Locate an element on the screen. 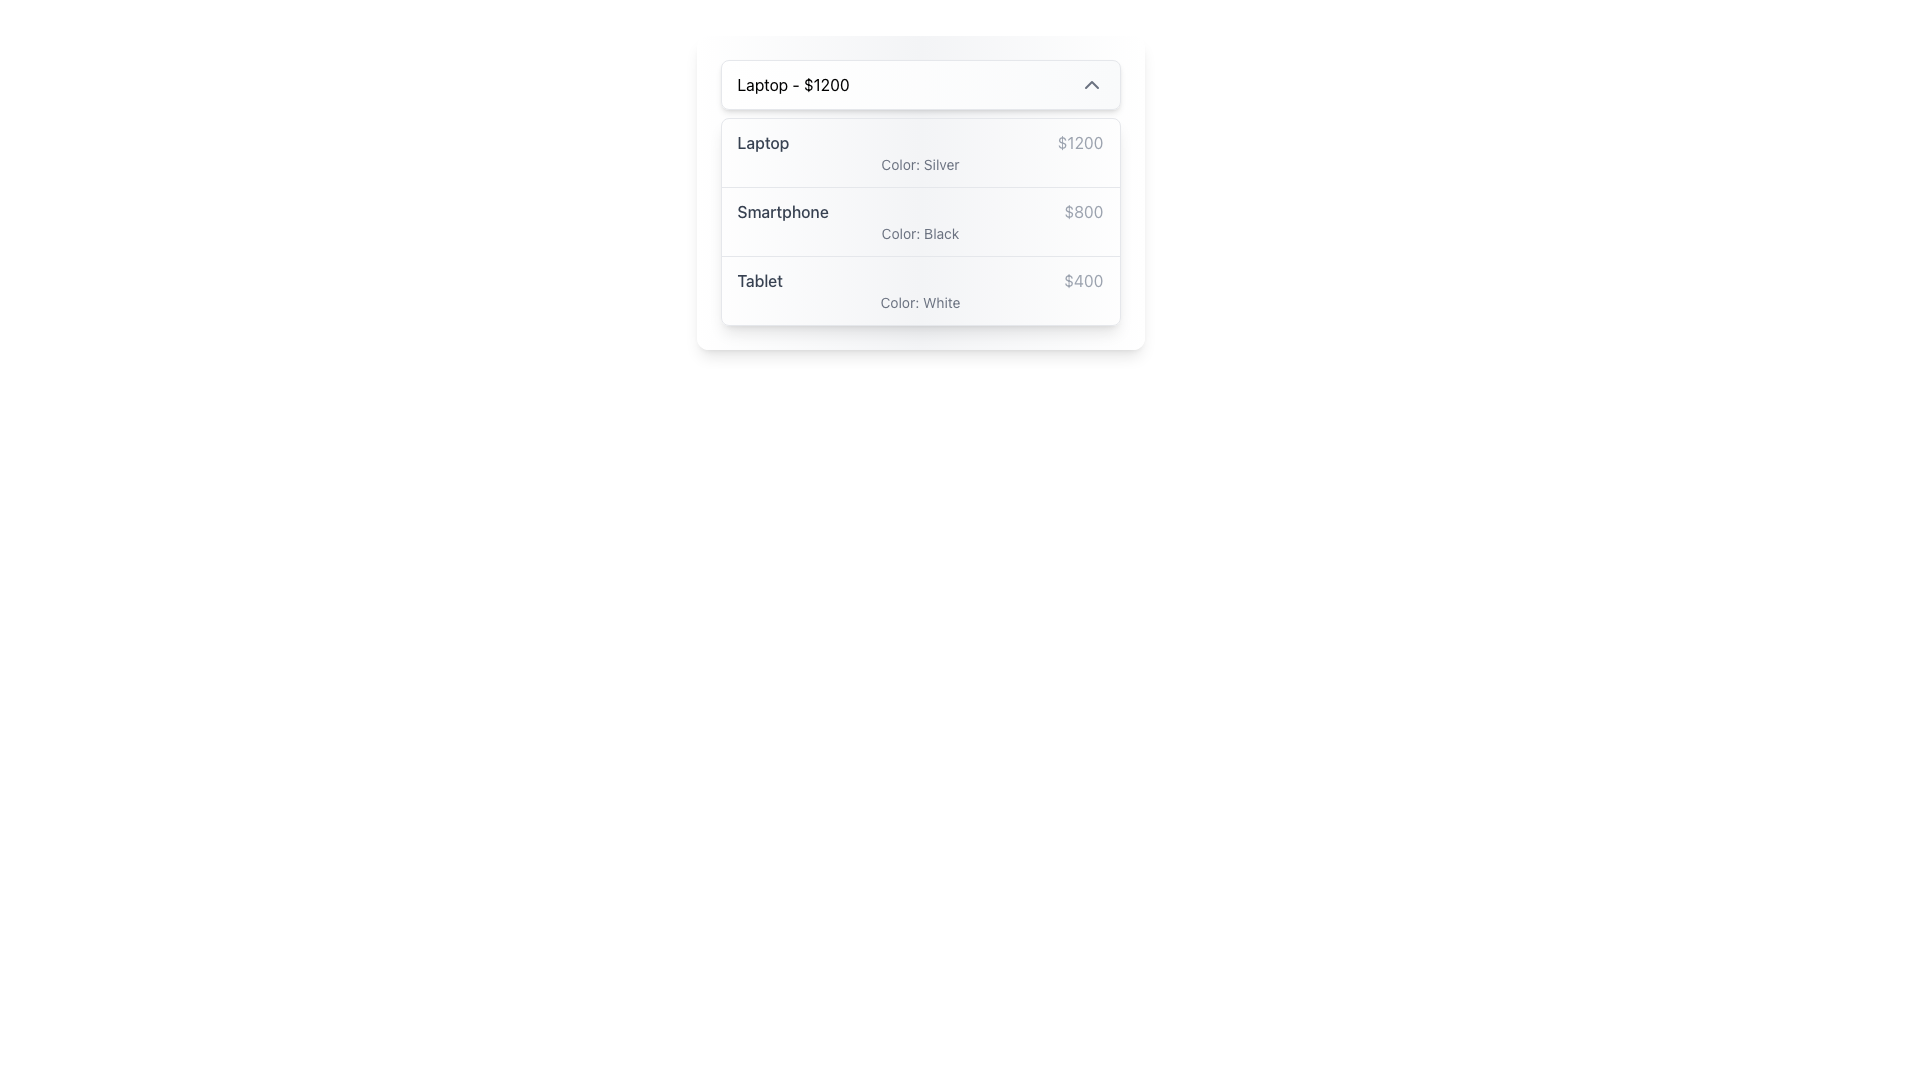  text element displaying 'Color: Black' located under the main item description 'Smartphone' and its price '$800' is located at coordinates (919, 233).